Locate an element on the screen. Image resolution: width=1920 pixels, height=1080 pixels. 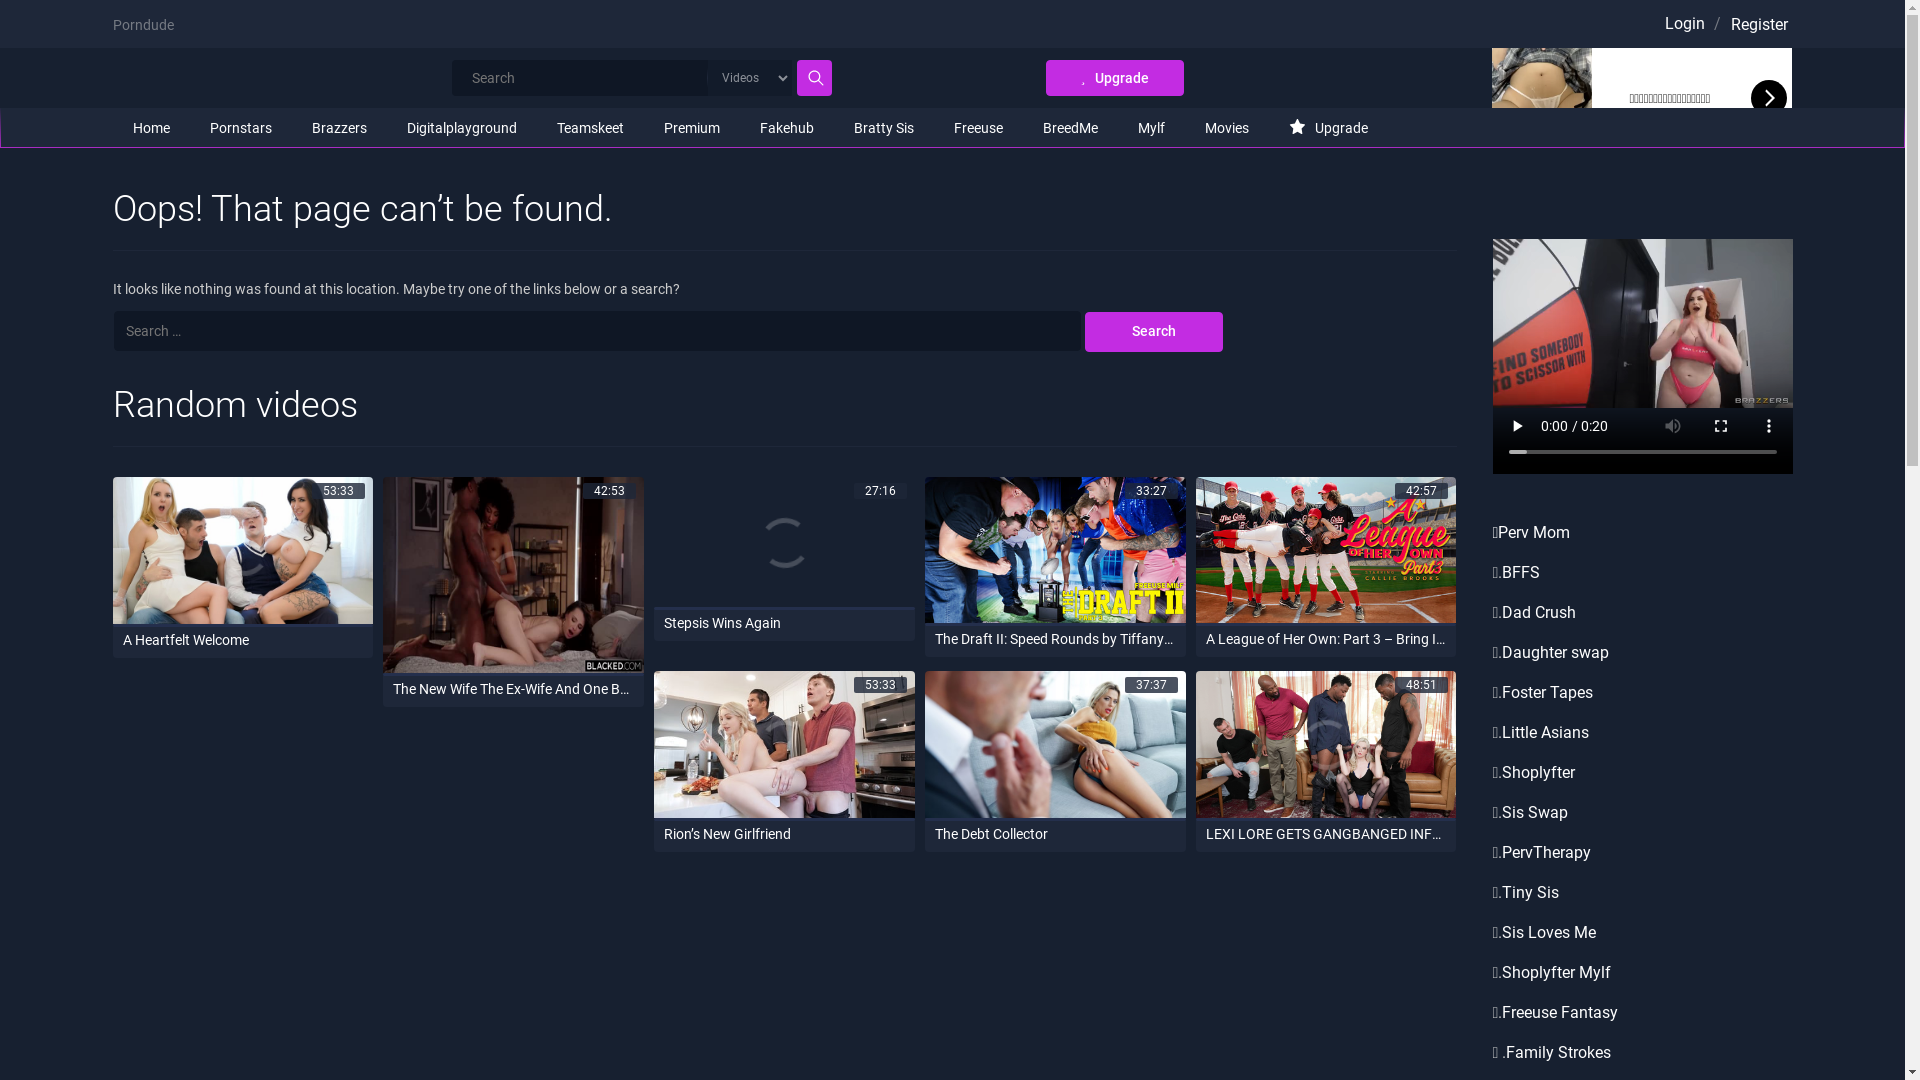
'Brazzers' is located at coordinates (339, 127).